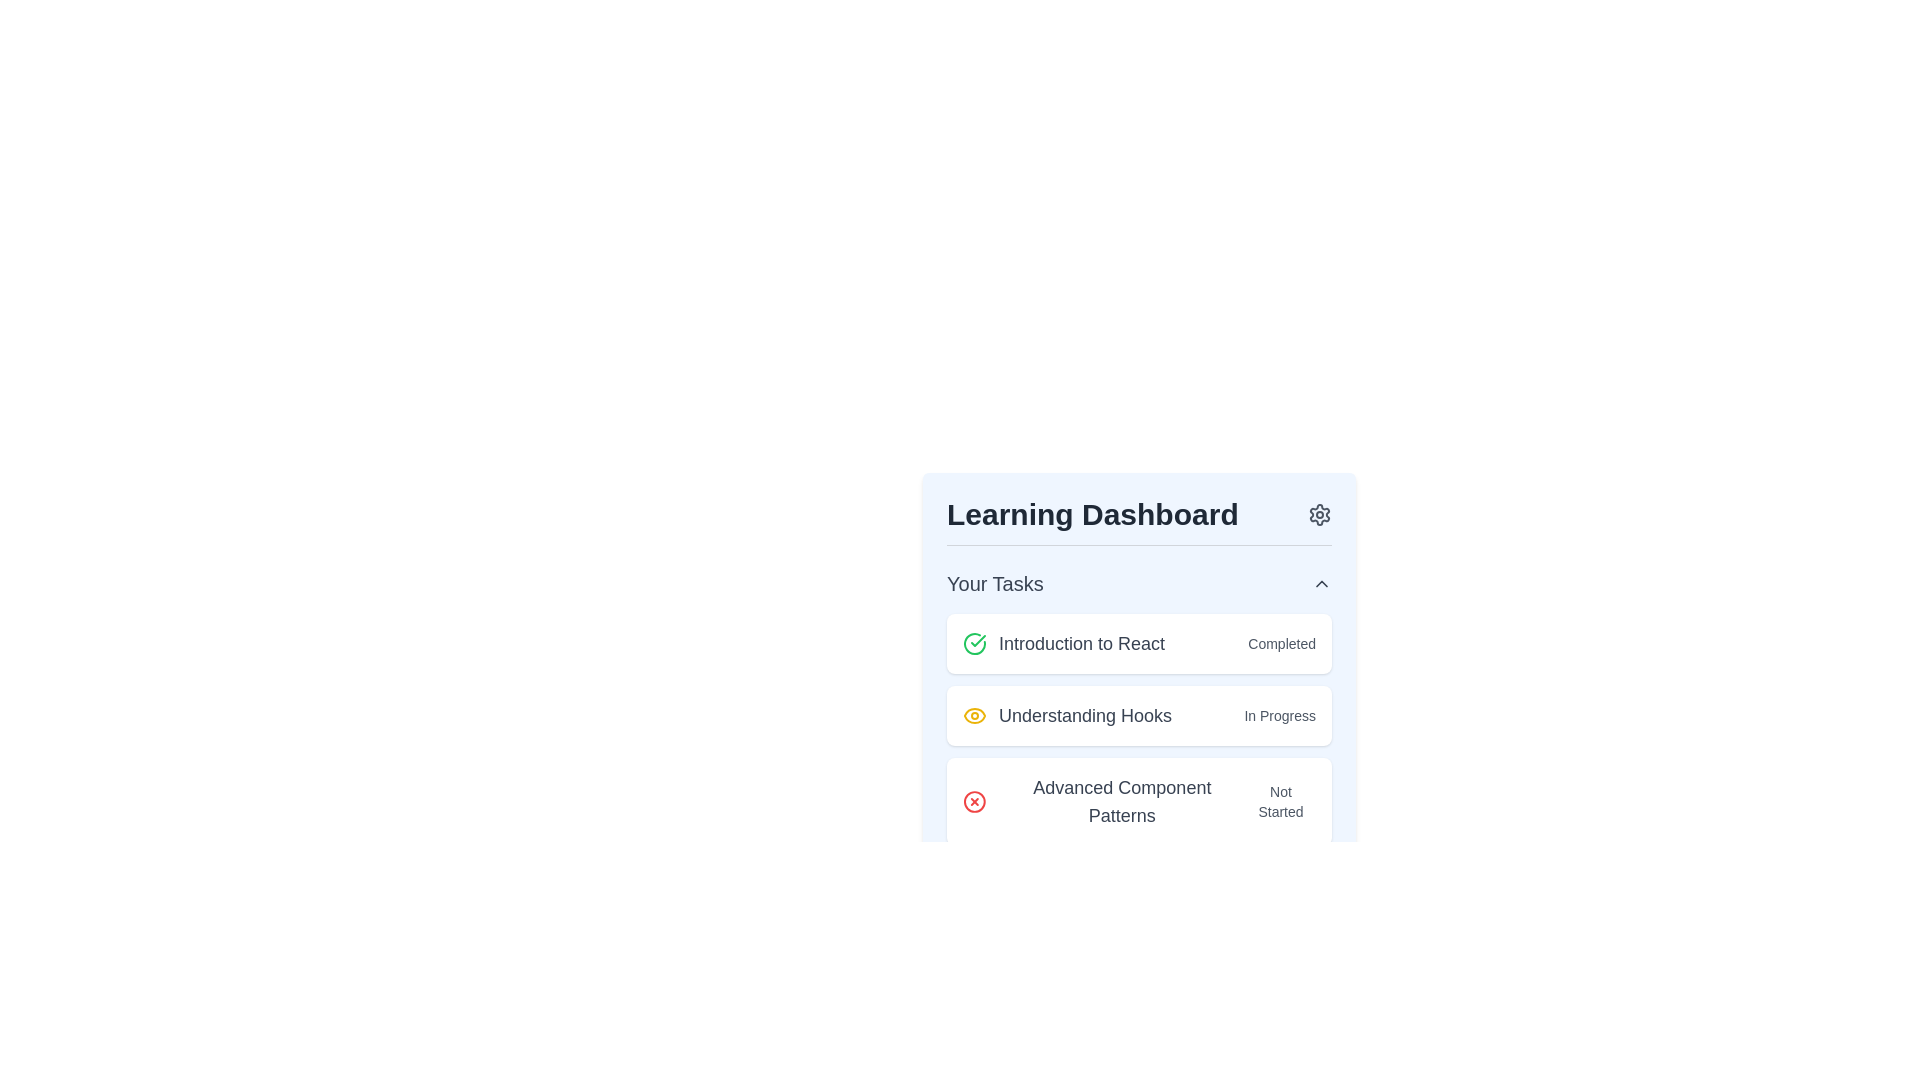 The width and height of the screenshot is (1920, 1080). What do you see at coordinates (1281, 801) in the screenshot?
I see `the status indicator text label located at the far-right end of the 'Advanced Component Patterns' task card, which displays the current progress state of the associated task` at bounding box center [1281, 801].